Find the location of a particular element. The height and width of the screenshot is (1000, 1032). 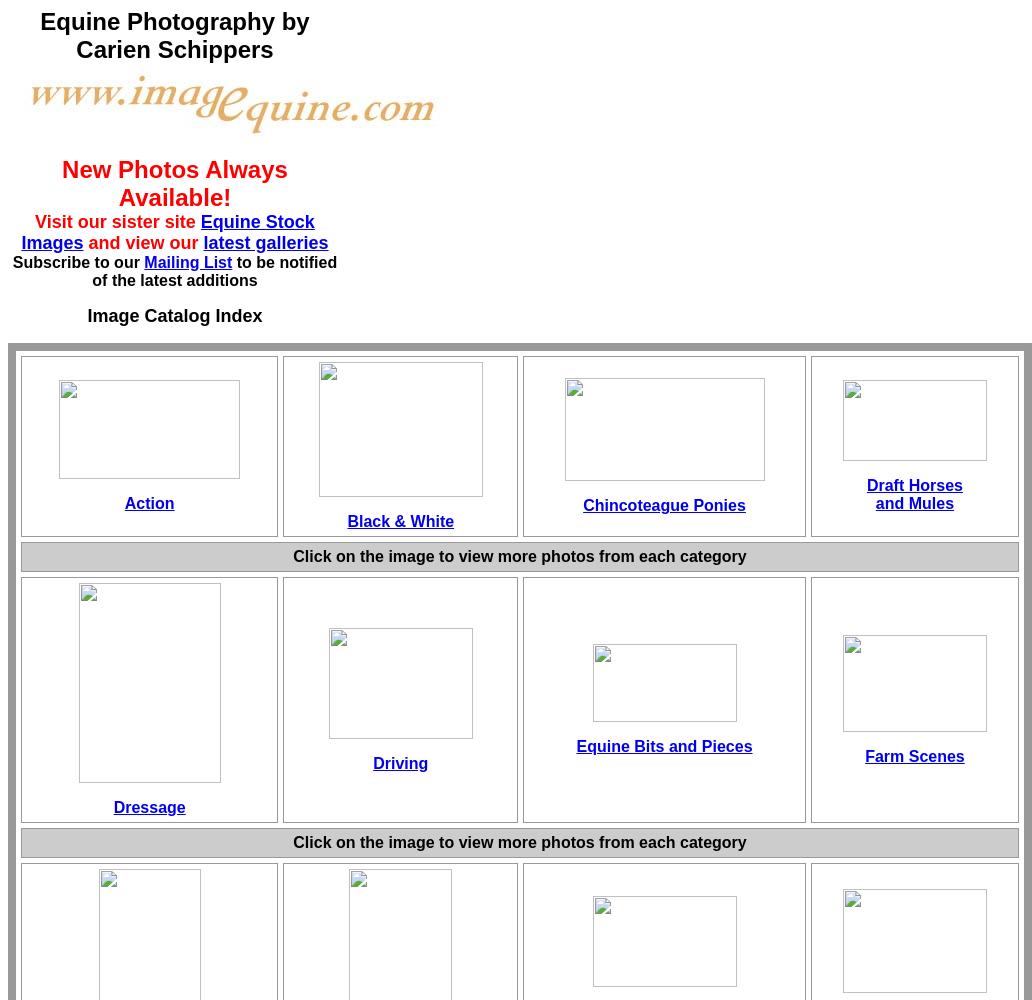

'Visit our sister site' is located at coordinates (117, 221).